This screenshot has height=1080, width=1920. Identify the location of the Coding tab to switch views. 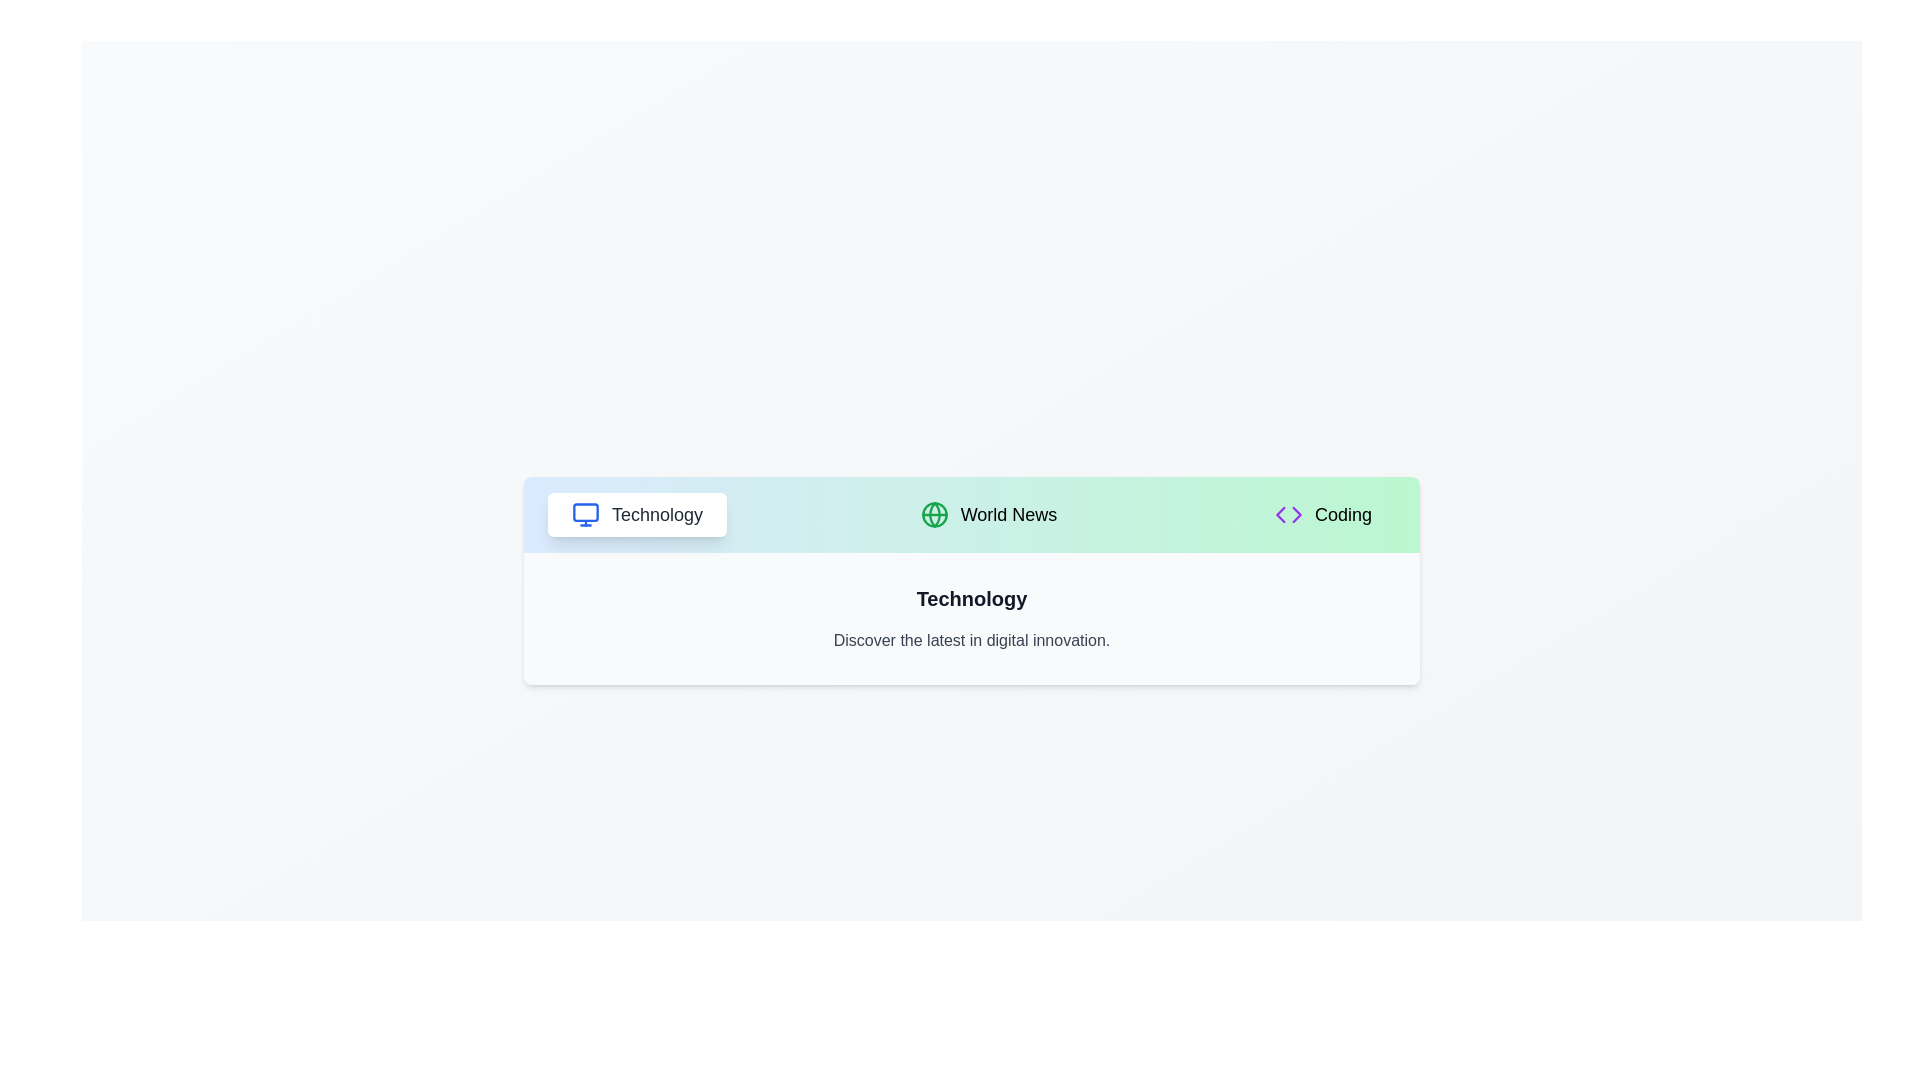
(1323, 514).